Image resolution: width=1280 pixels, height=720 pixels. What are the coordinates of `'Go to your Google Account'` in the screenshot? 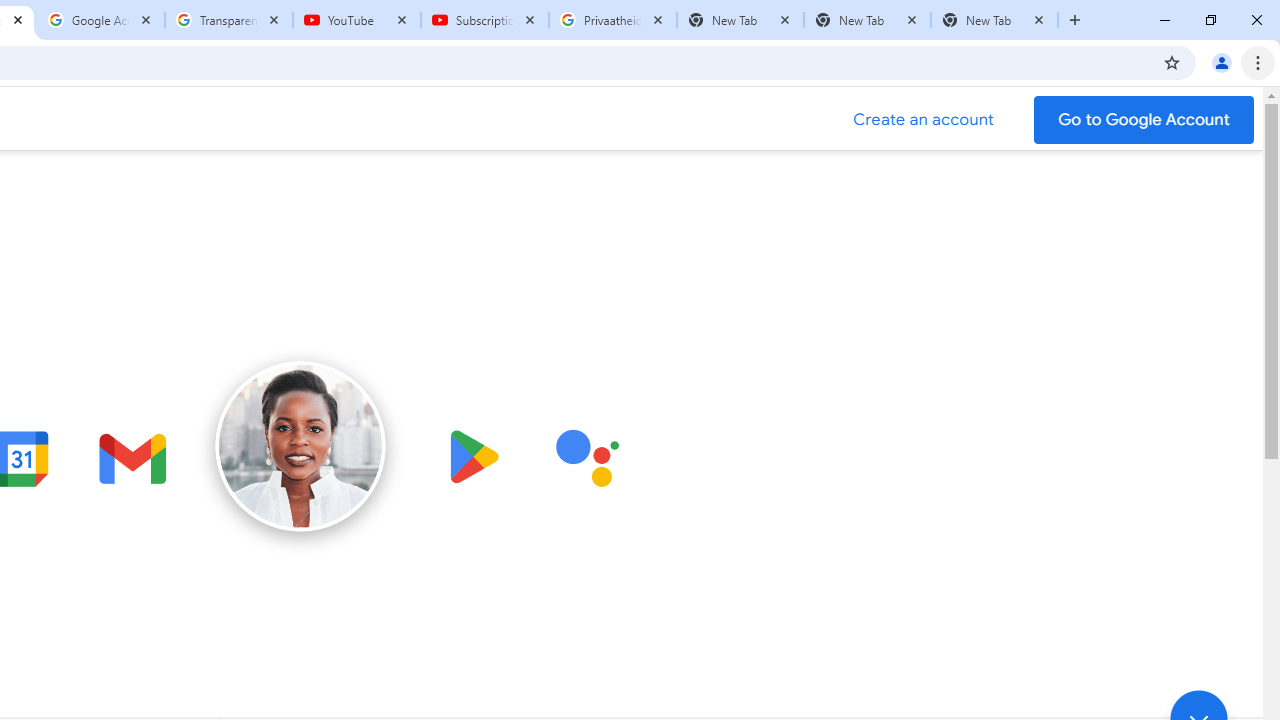 It's located at (1144, 119).